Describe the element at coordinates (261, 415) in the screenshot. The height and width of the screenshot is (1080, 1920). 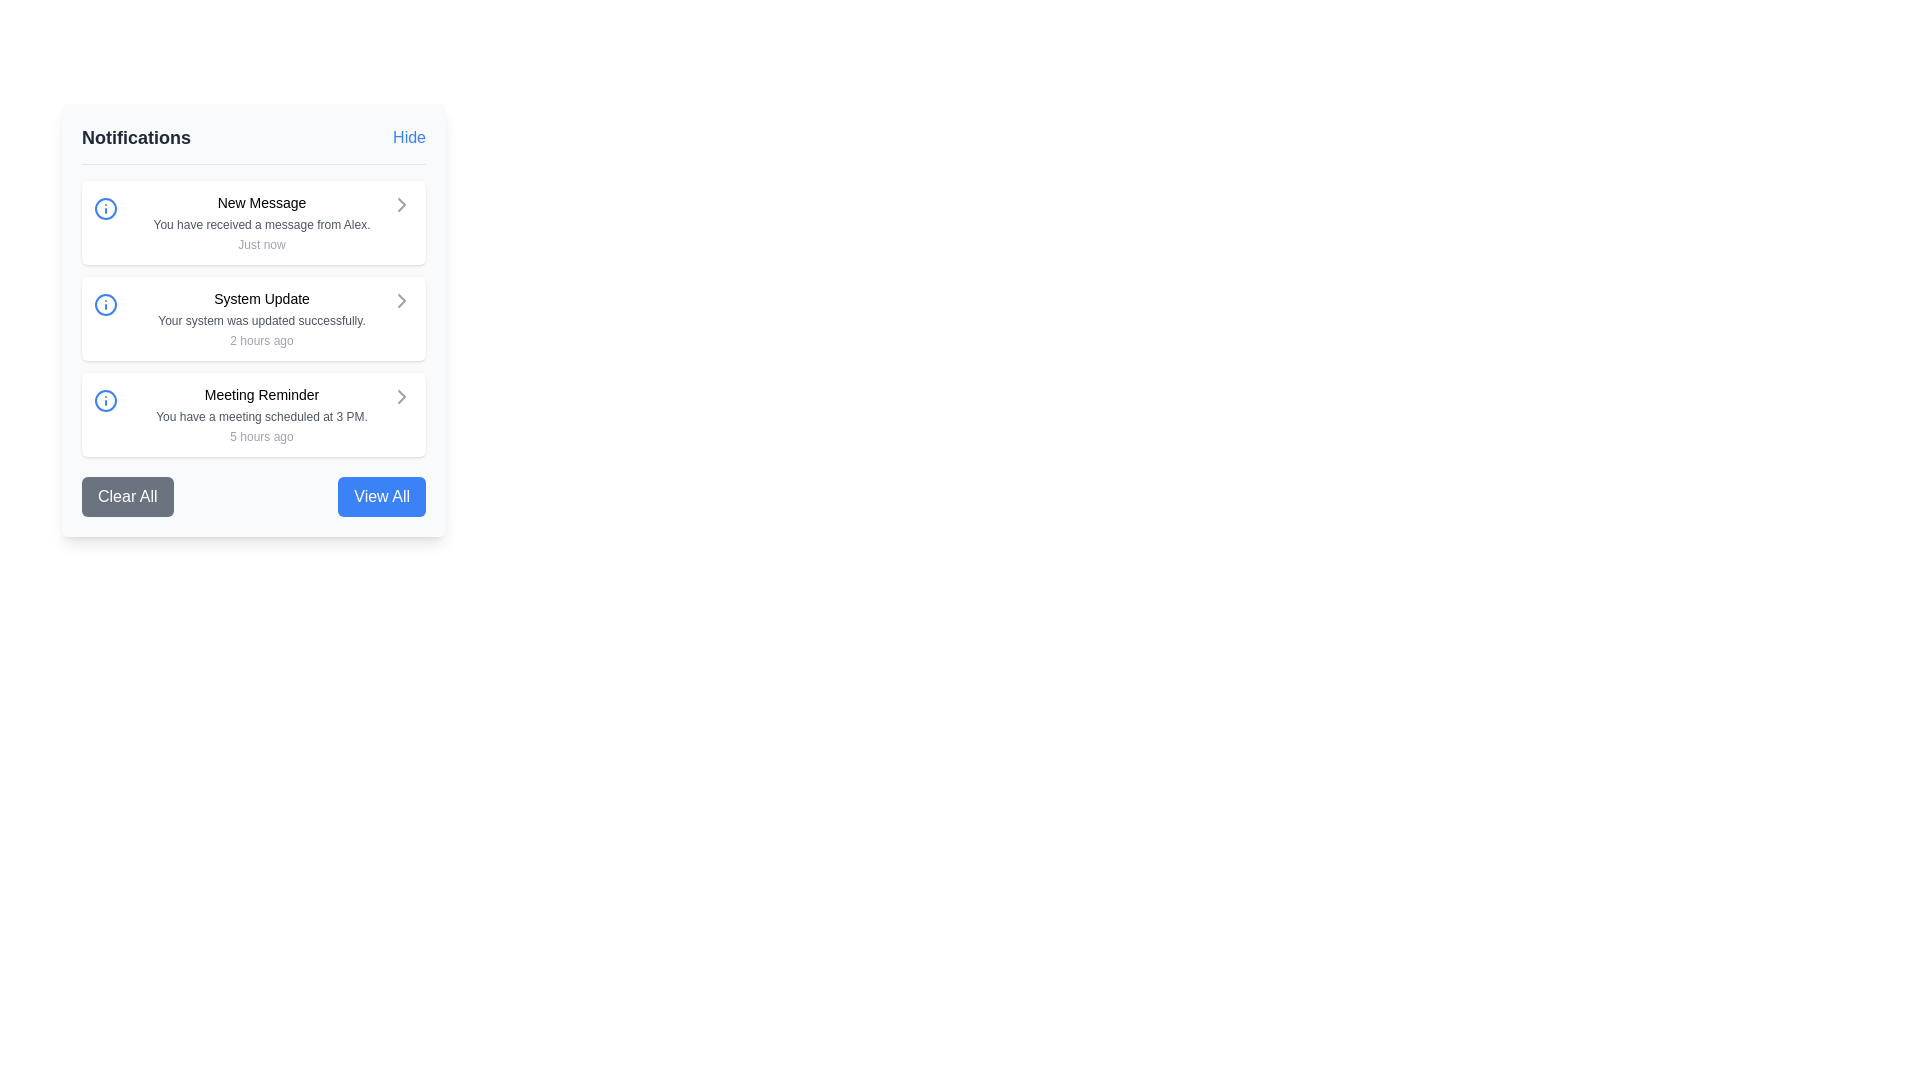
I see `content displayed in the Text Label that provides details about the meeting scheduled at a specific time, located below the 'Meeting Reminder' title and above the '5 hours ago' text` at that location.